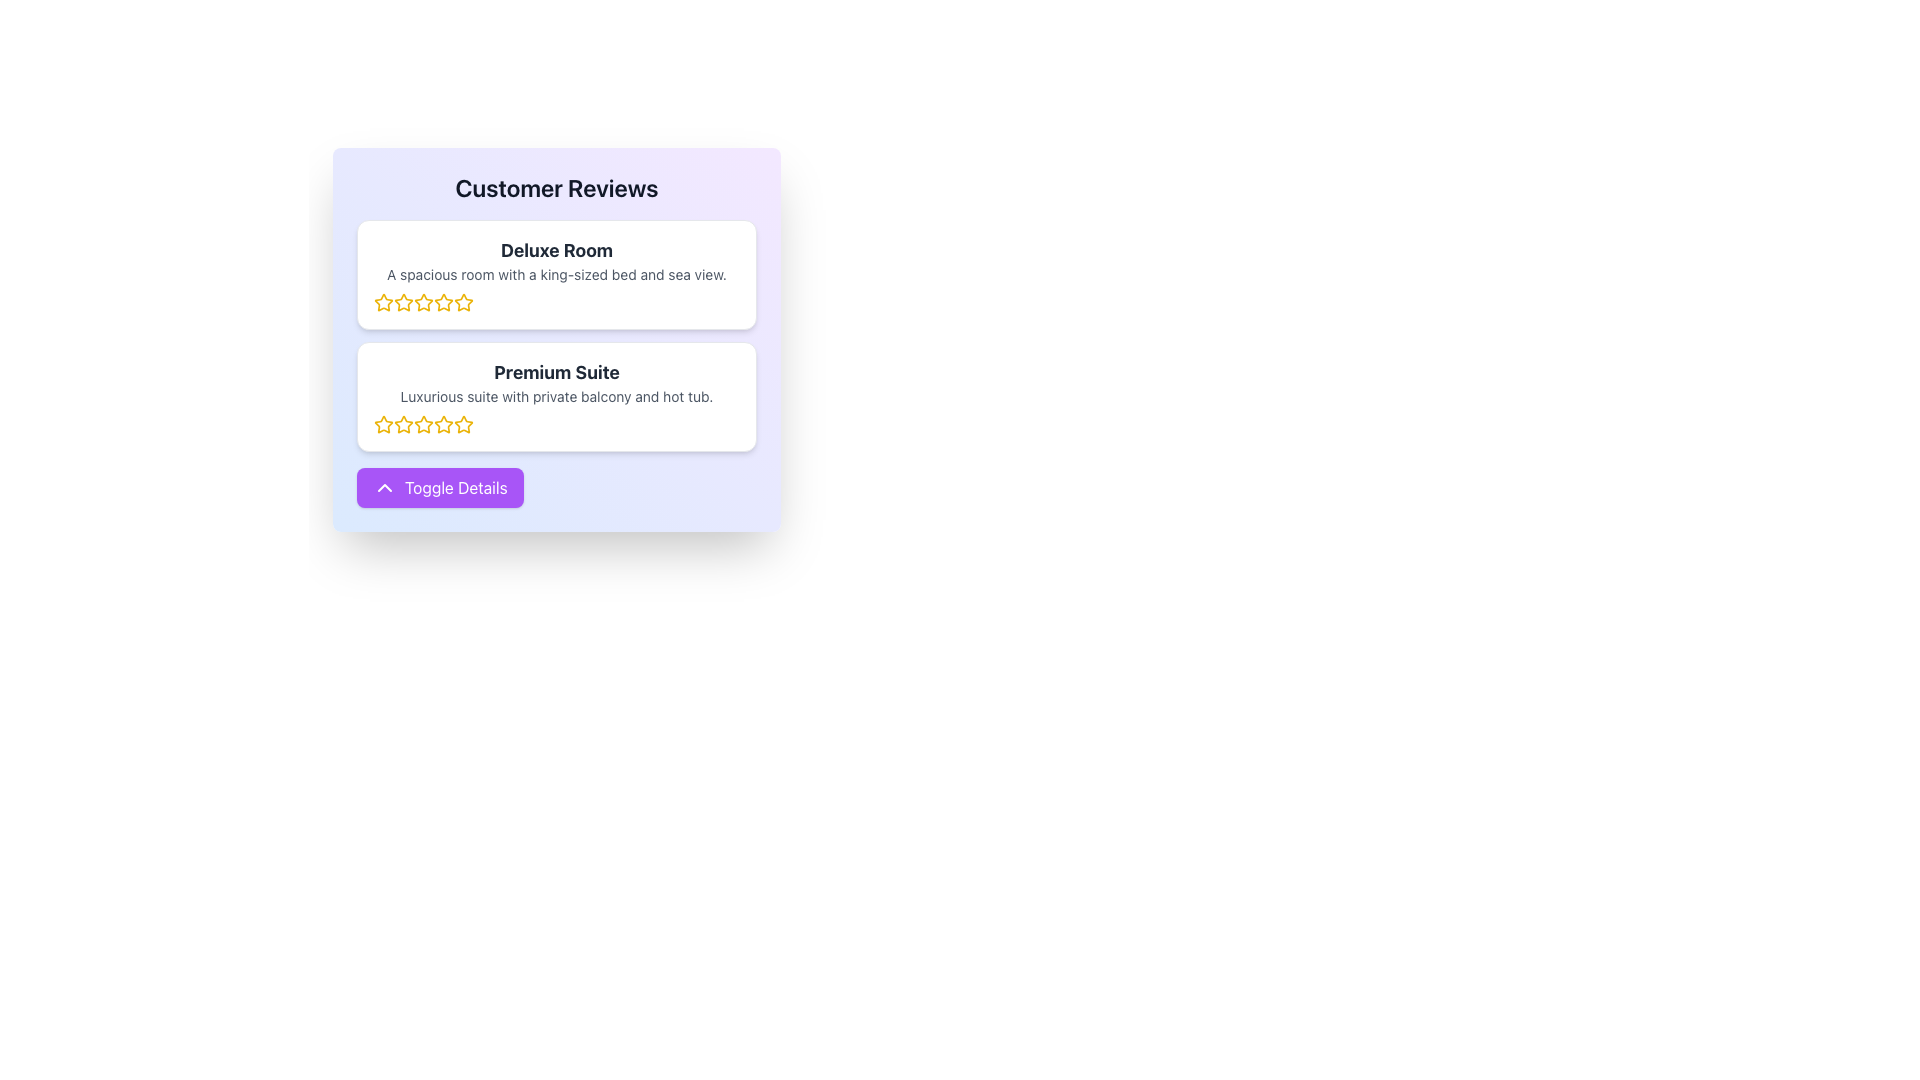 The height and width of the screenshot is (1080, 1920). Describe the element at coordinates (443, 303) in the screenshot. I see `the fifth star in the star rating sequence for the 'Deluxe Room' review to rate it` at that location.